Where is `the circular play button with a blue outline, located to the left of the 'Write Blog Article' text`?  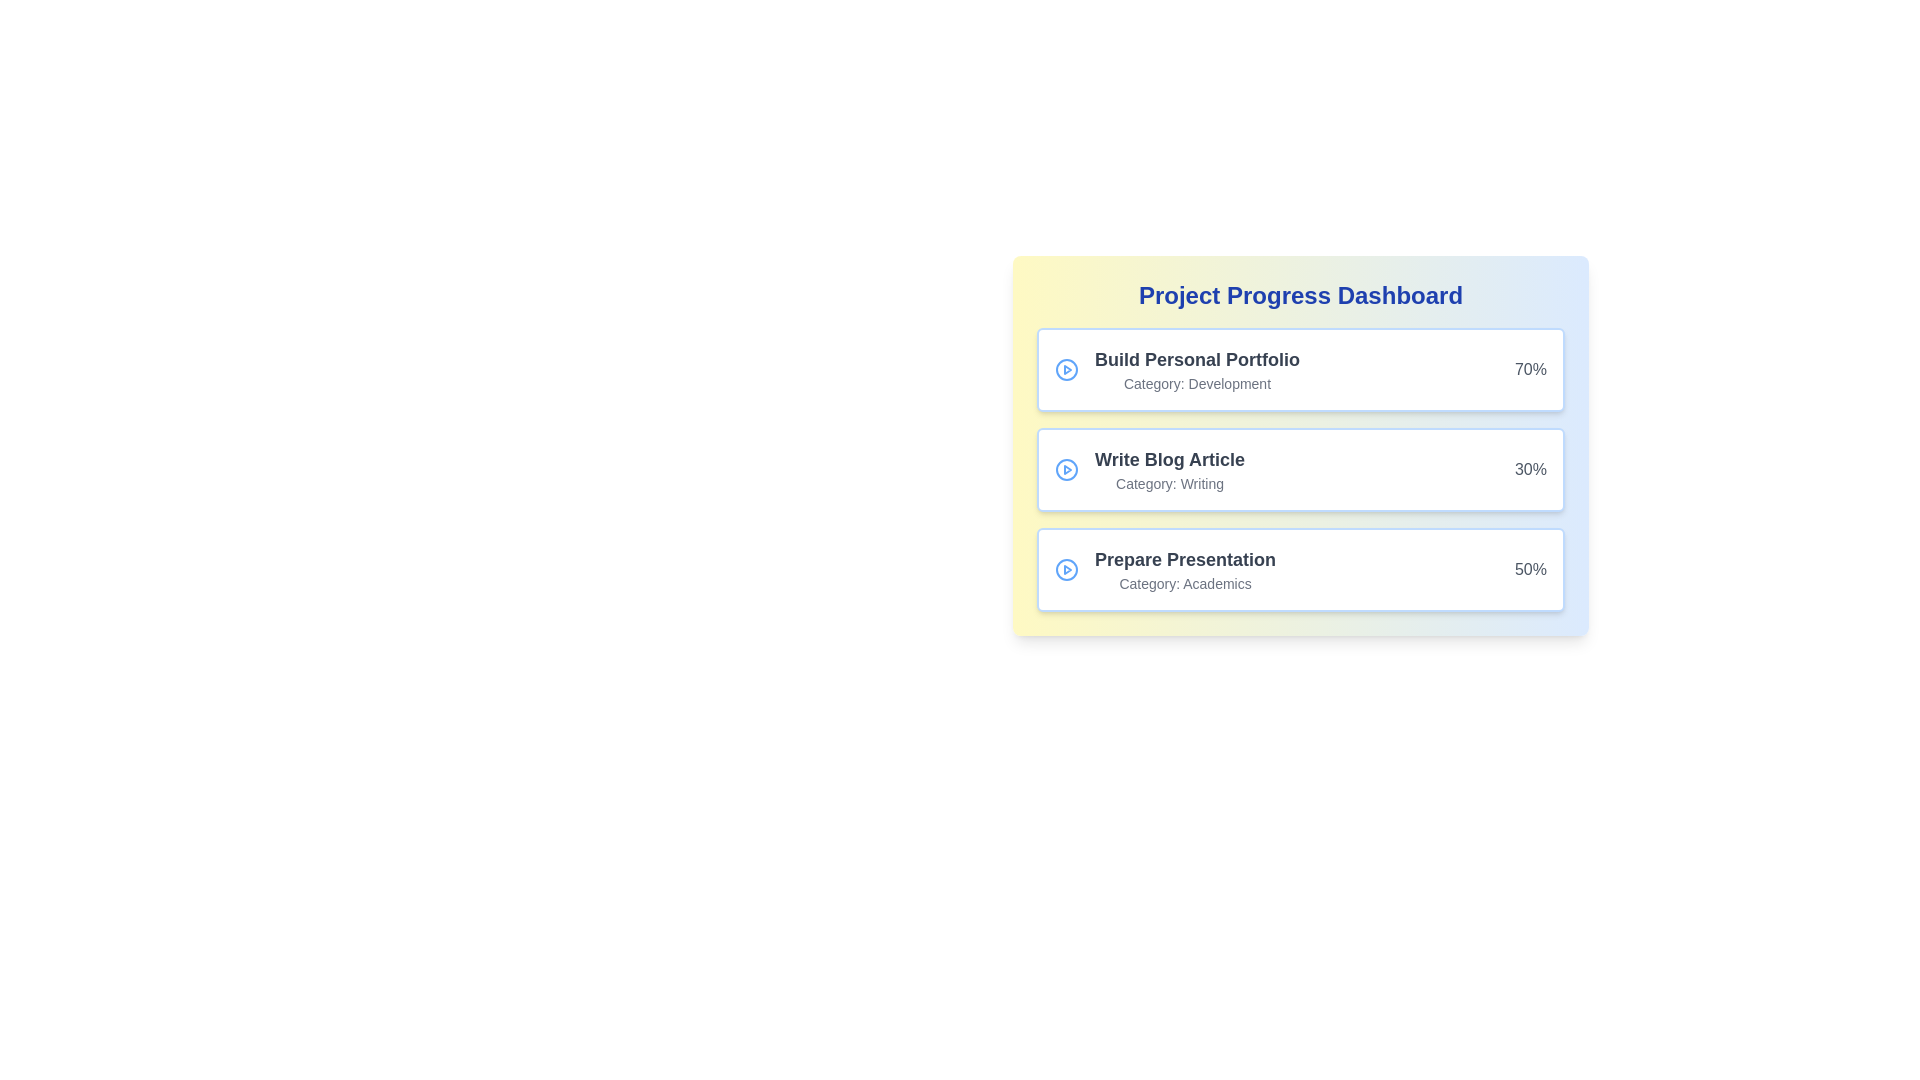 the circular play button with a blue outline, located to the left of the 'Write Blog Article' text is located at coordinates (1065, 470).